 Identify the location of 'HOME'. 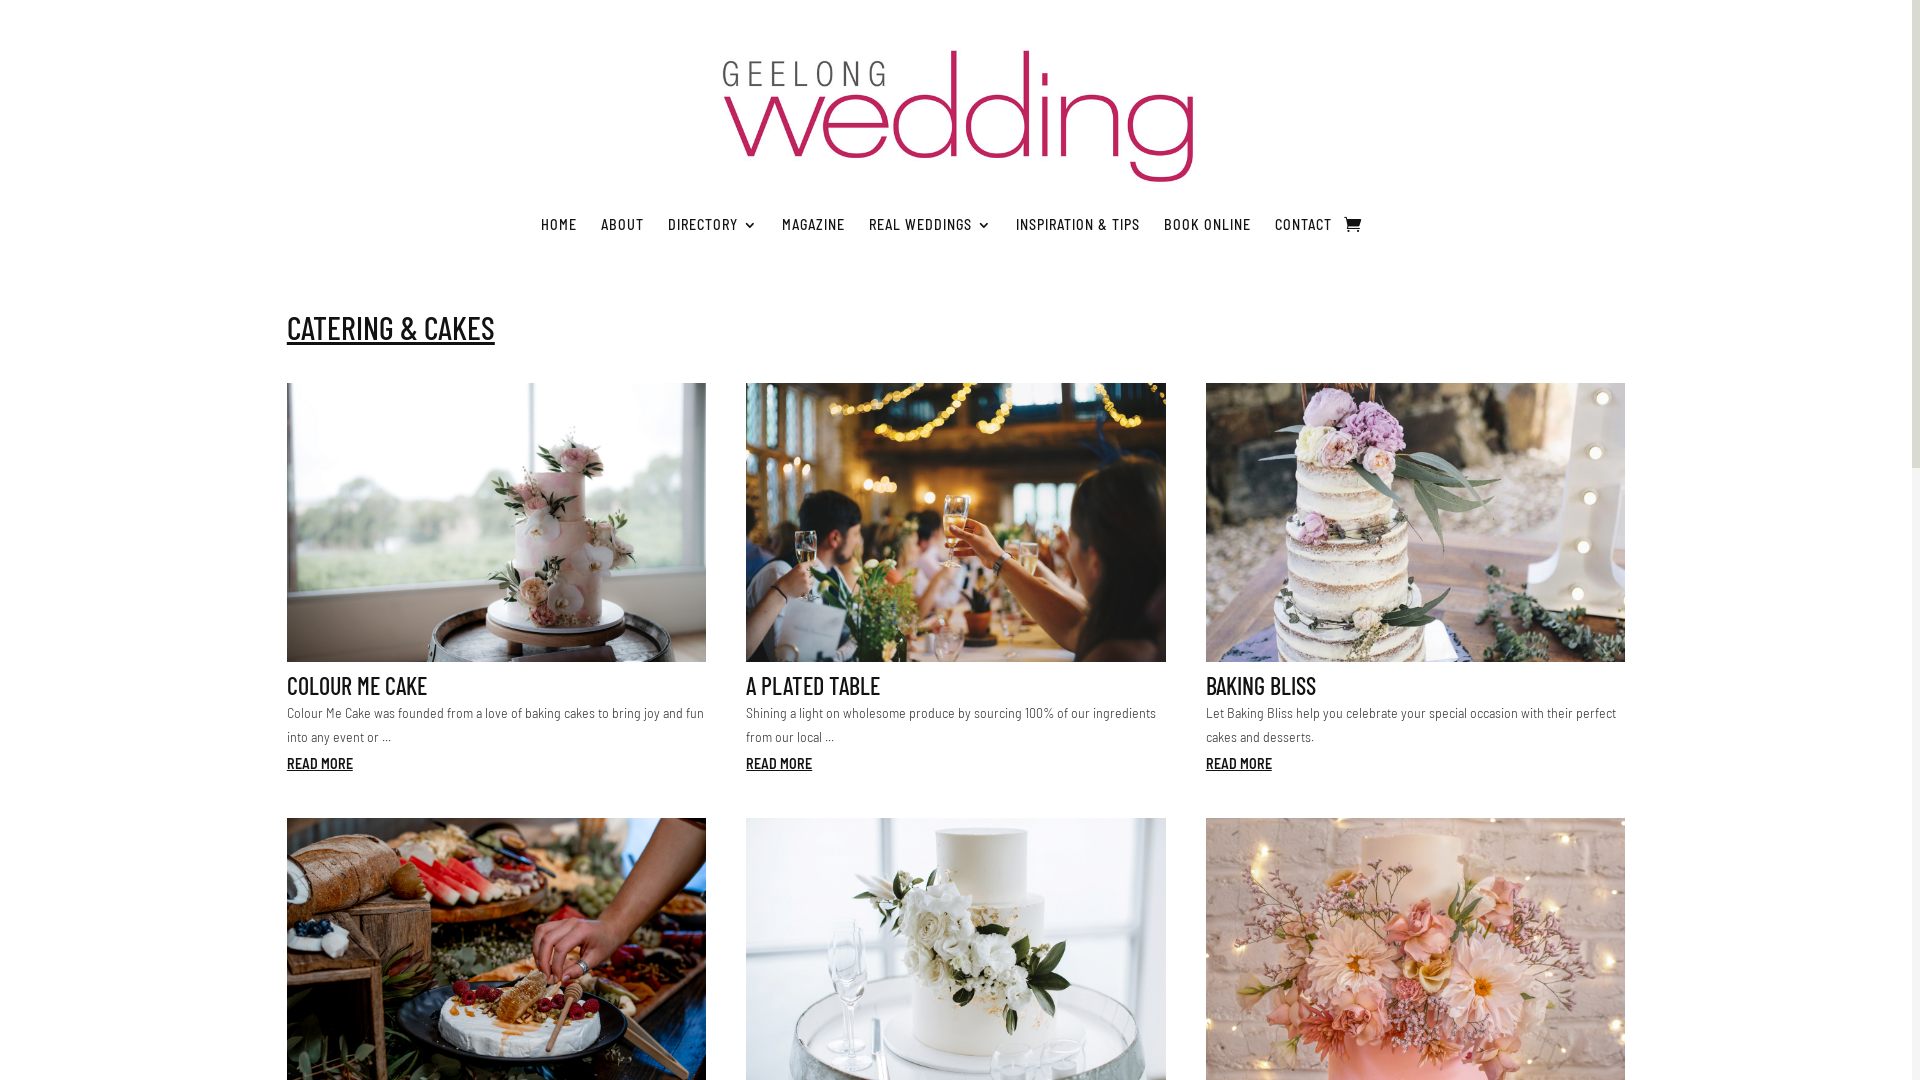
(558, 224).